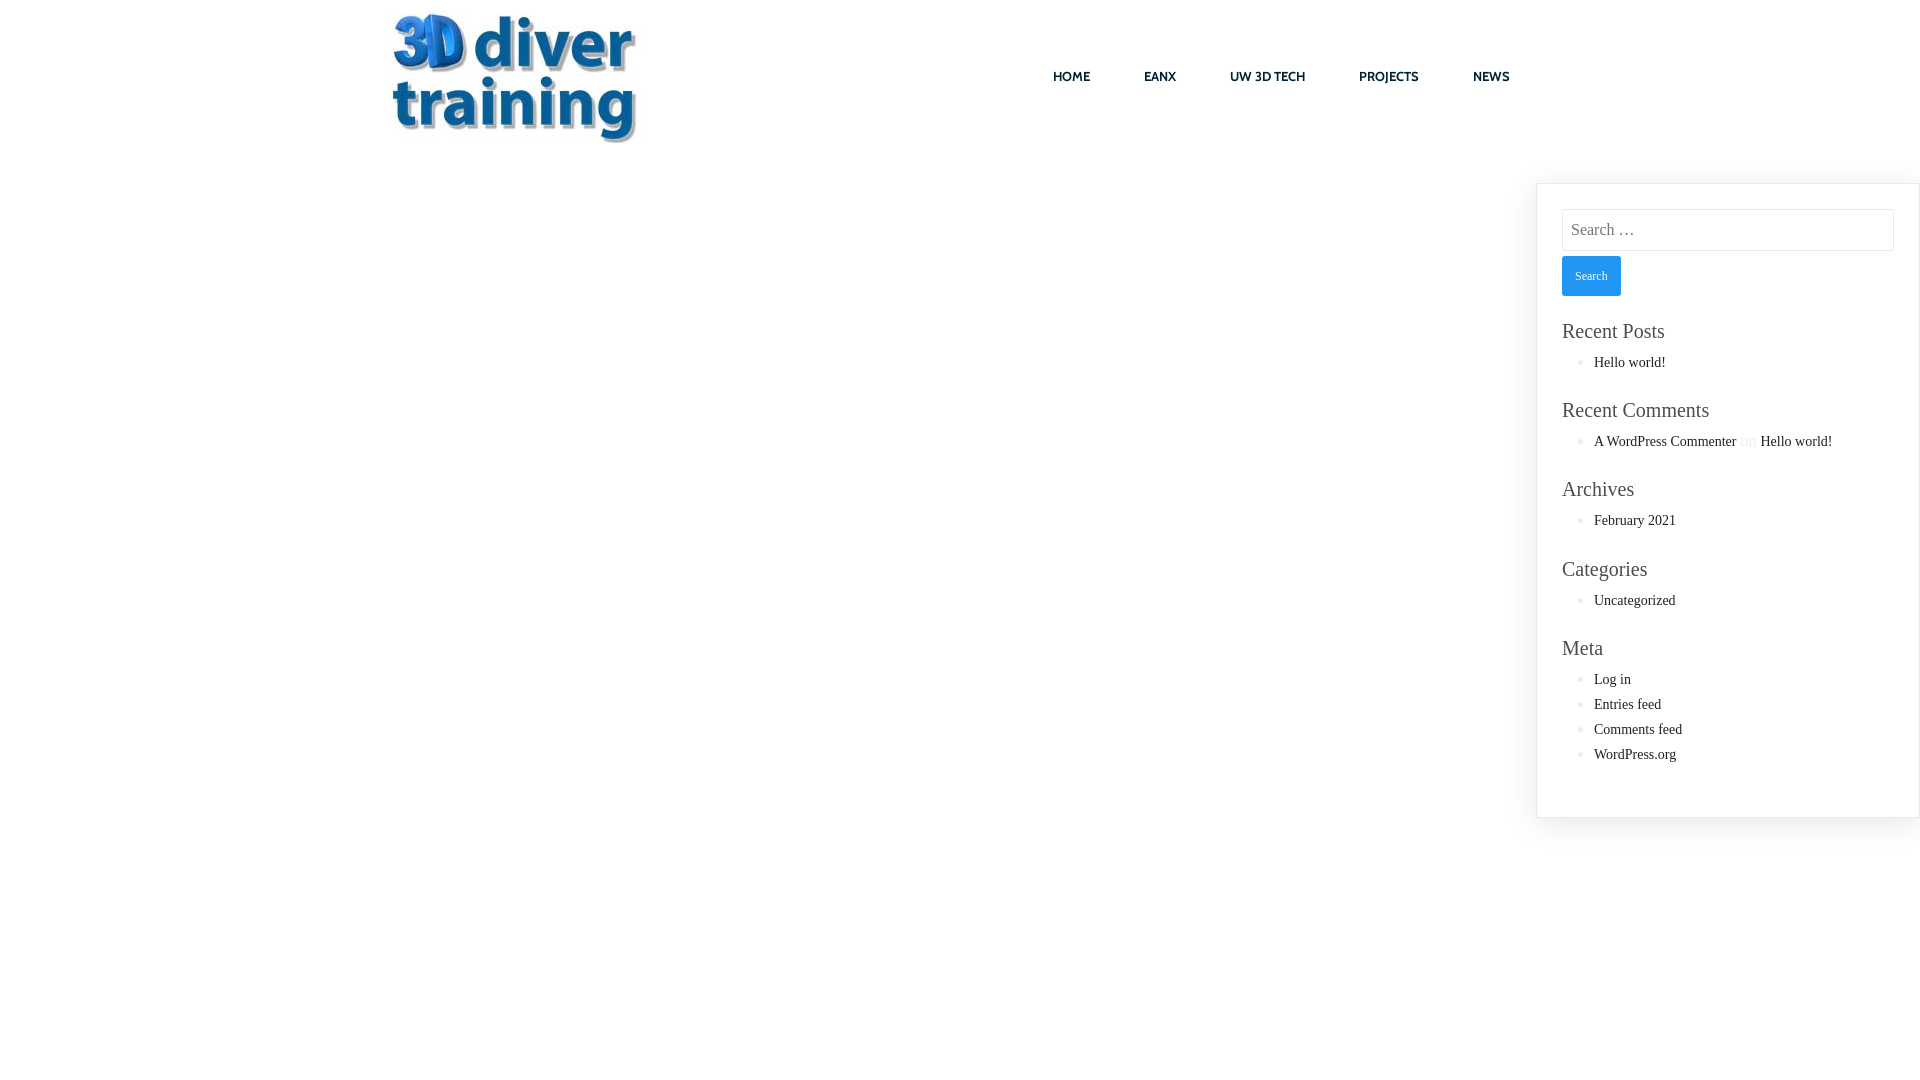 The width and height of the screenshot is (1920, 1080). Describe the element at coordinates (1665, 440) in the screenshot. I see `'A WordPress Commenter'` at that location.